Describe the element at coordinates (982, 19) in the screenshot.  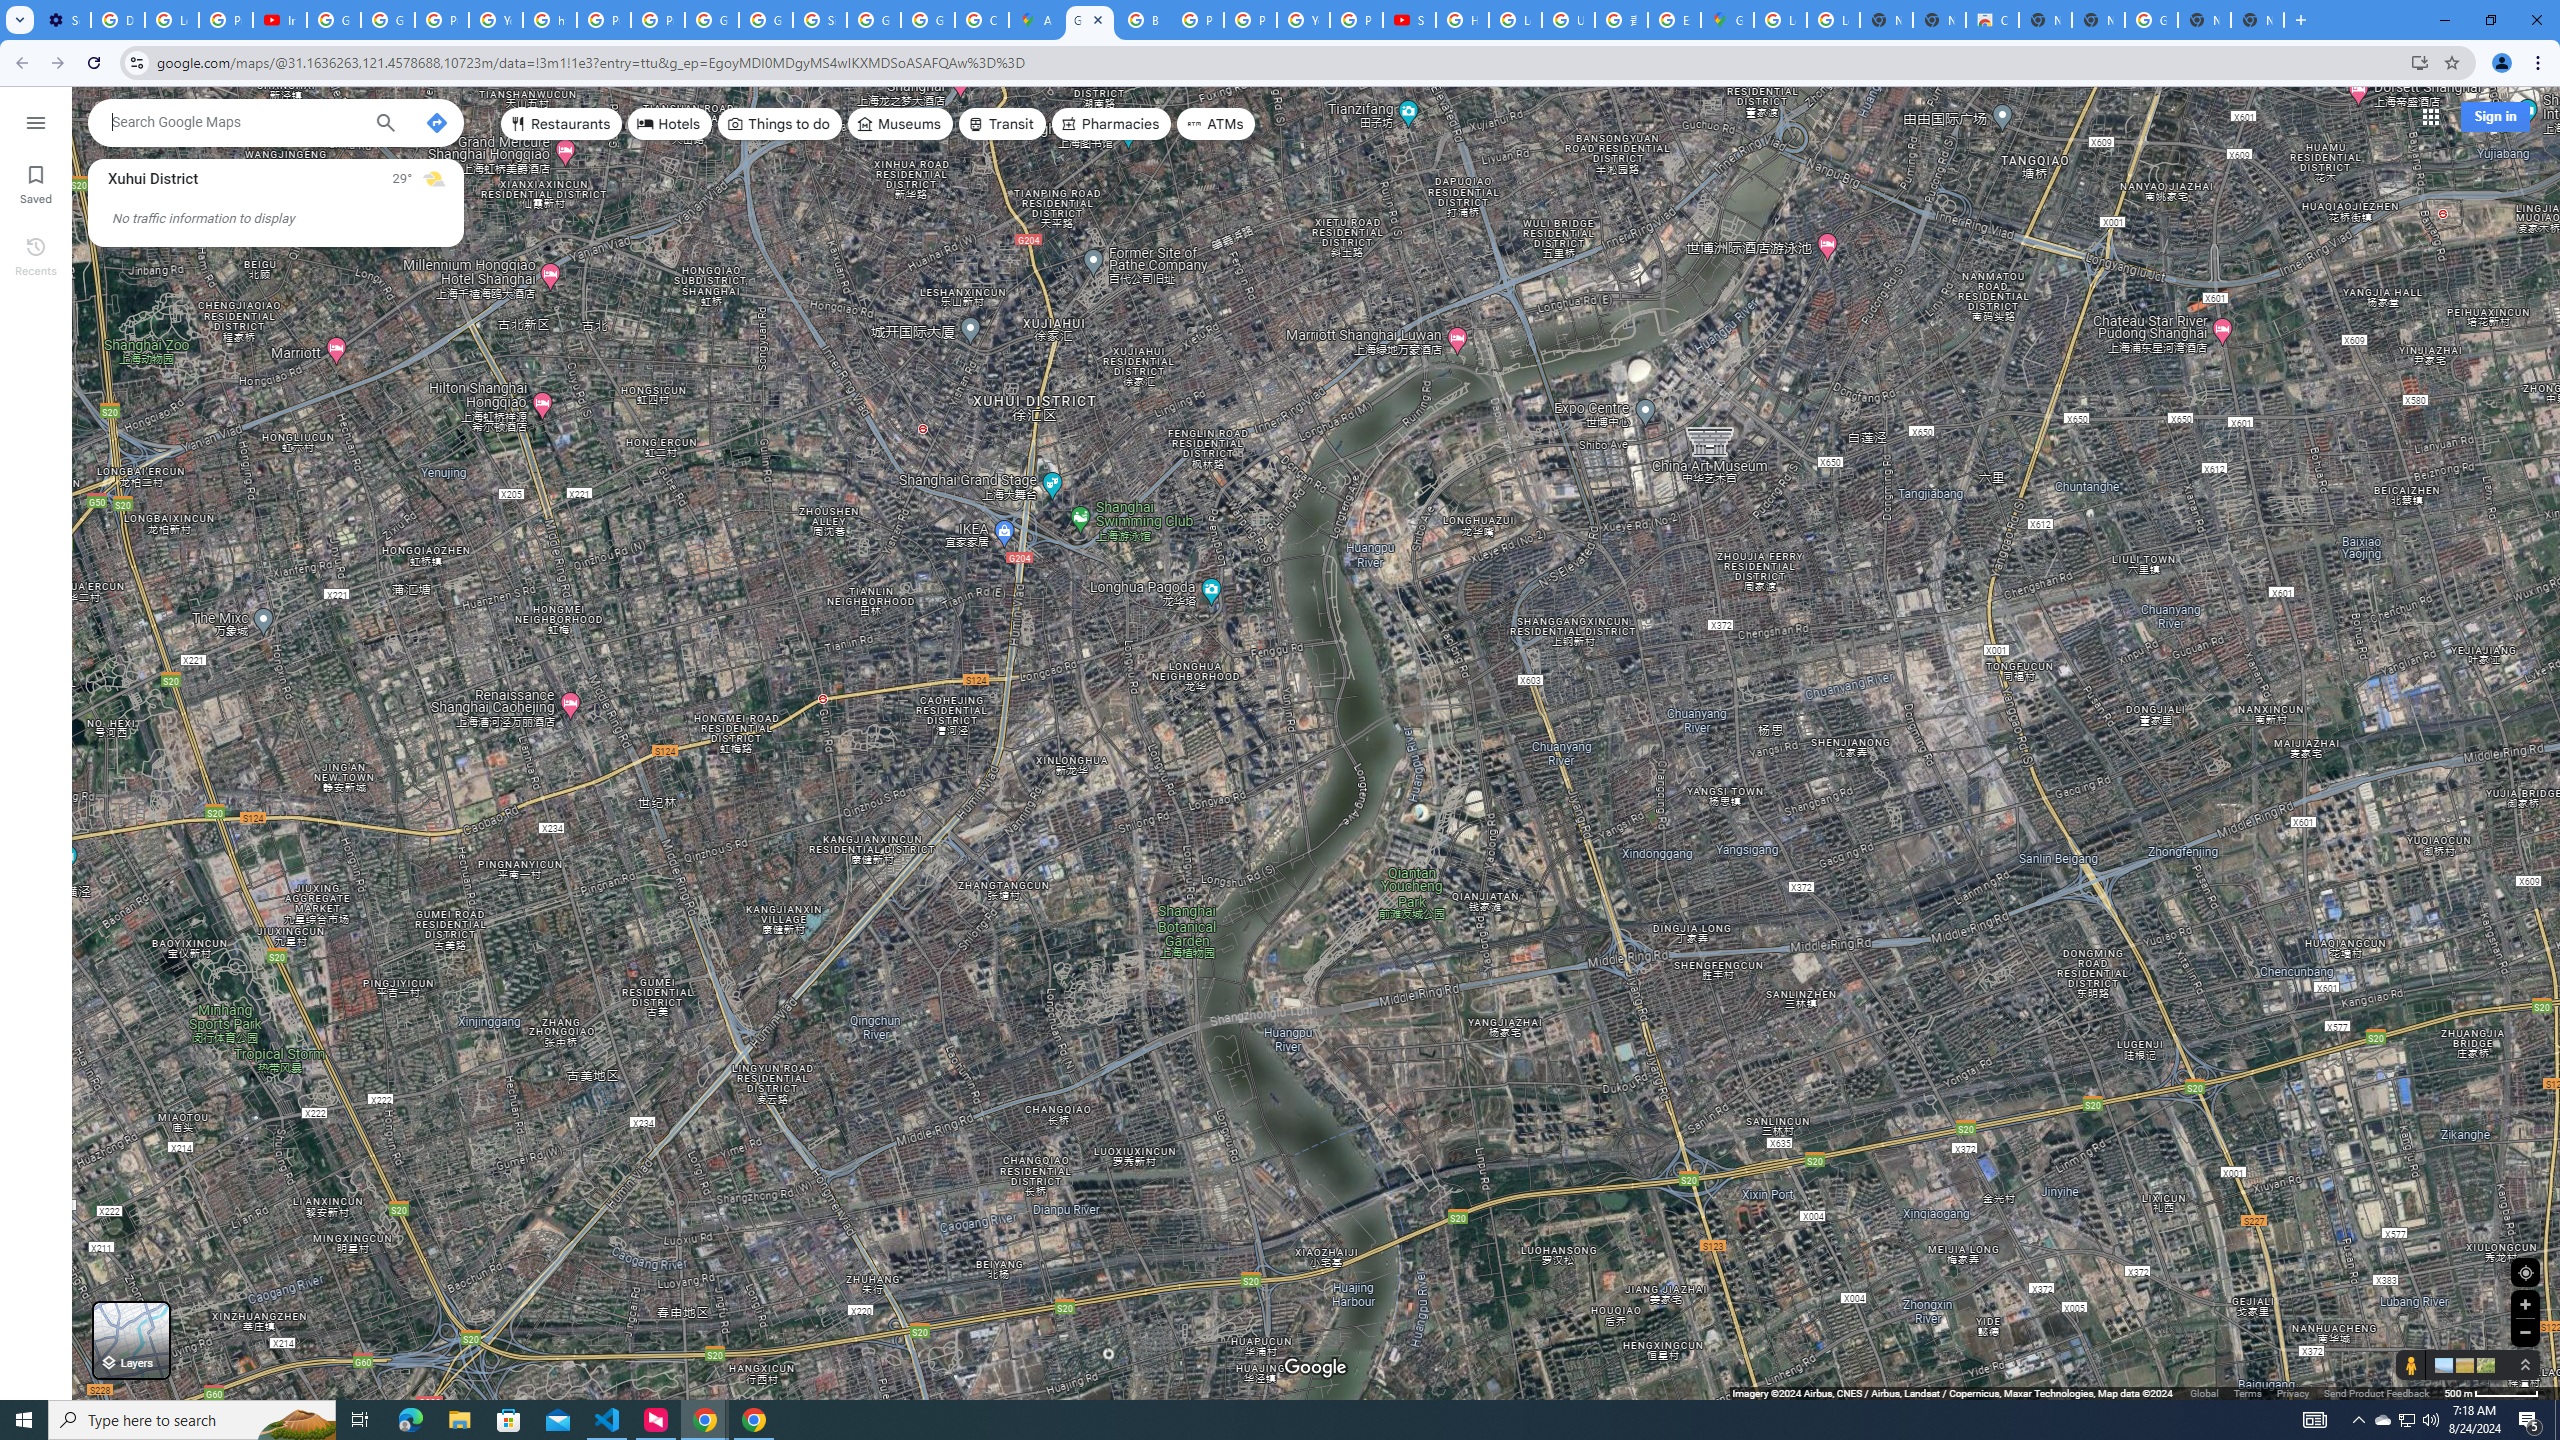
I see `'Create your Google Account'` at that location.